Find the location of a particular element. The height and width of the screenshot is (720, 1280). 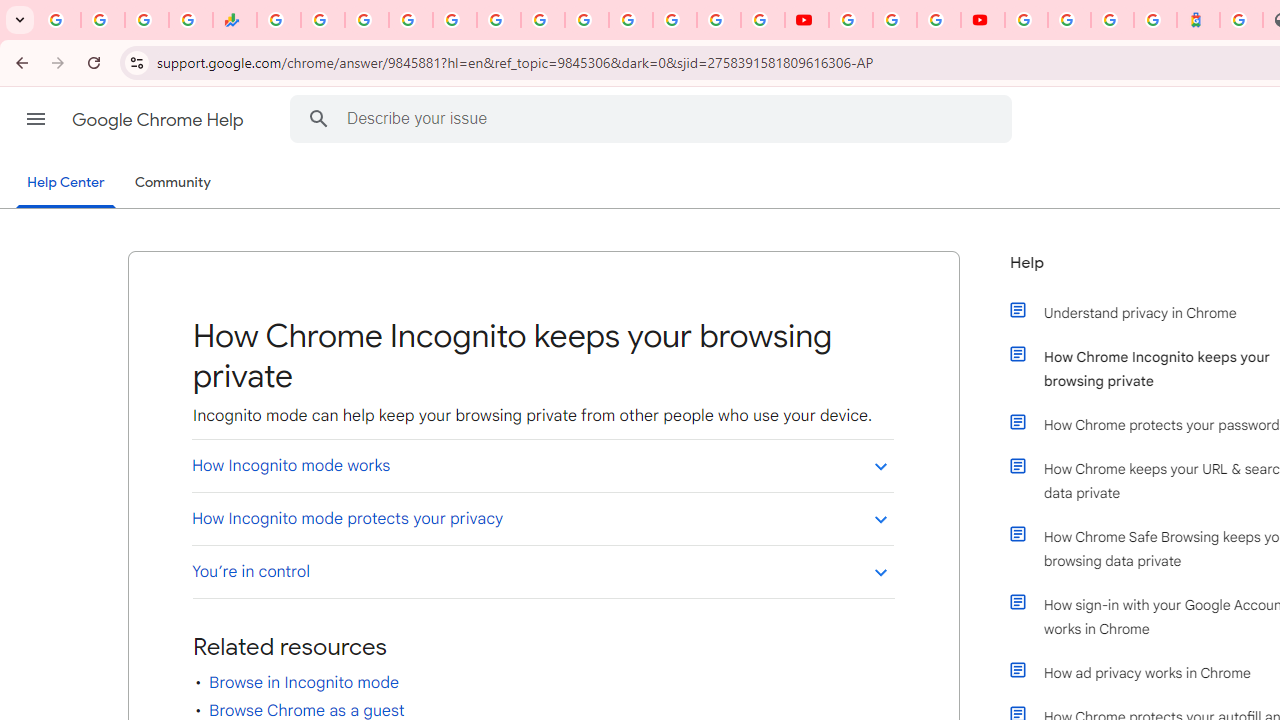

'Google Chrome Help' is located at coordinates (160, 119).